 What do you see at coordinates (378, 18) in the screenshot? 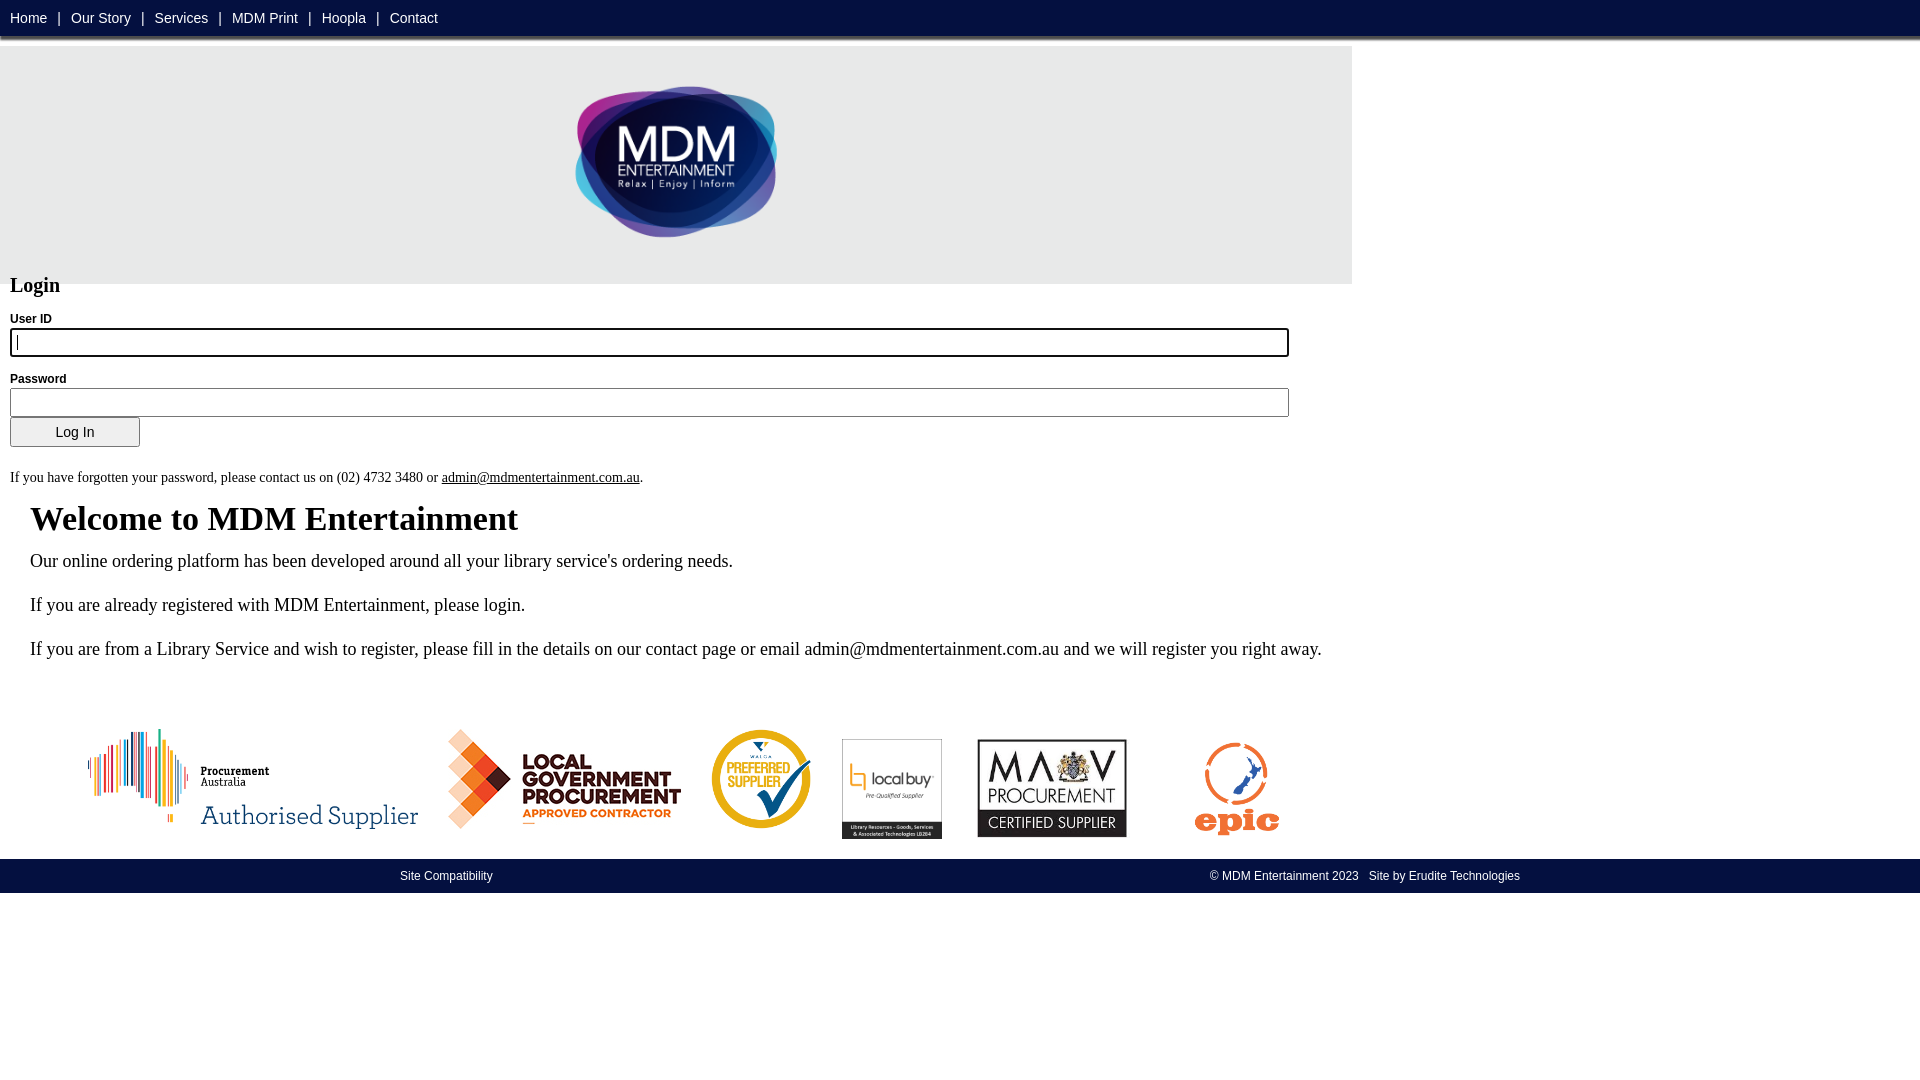
I see `'|'` at bounding box center [378, 18].